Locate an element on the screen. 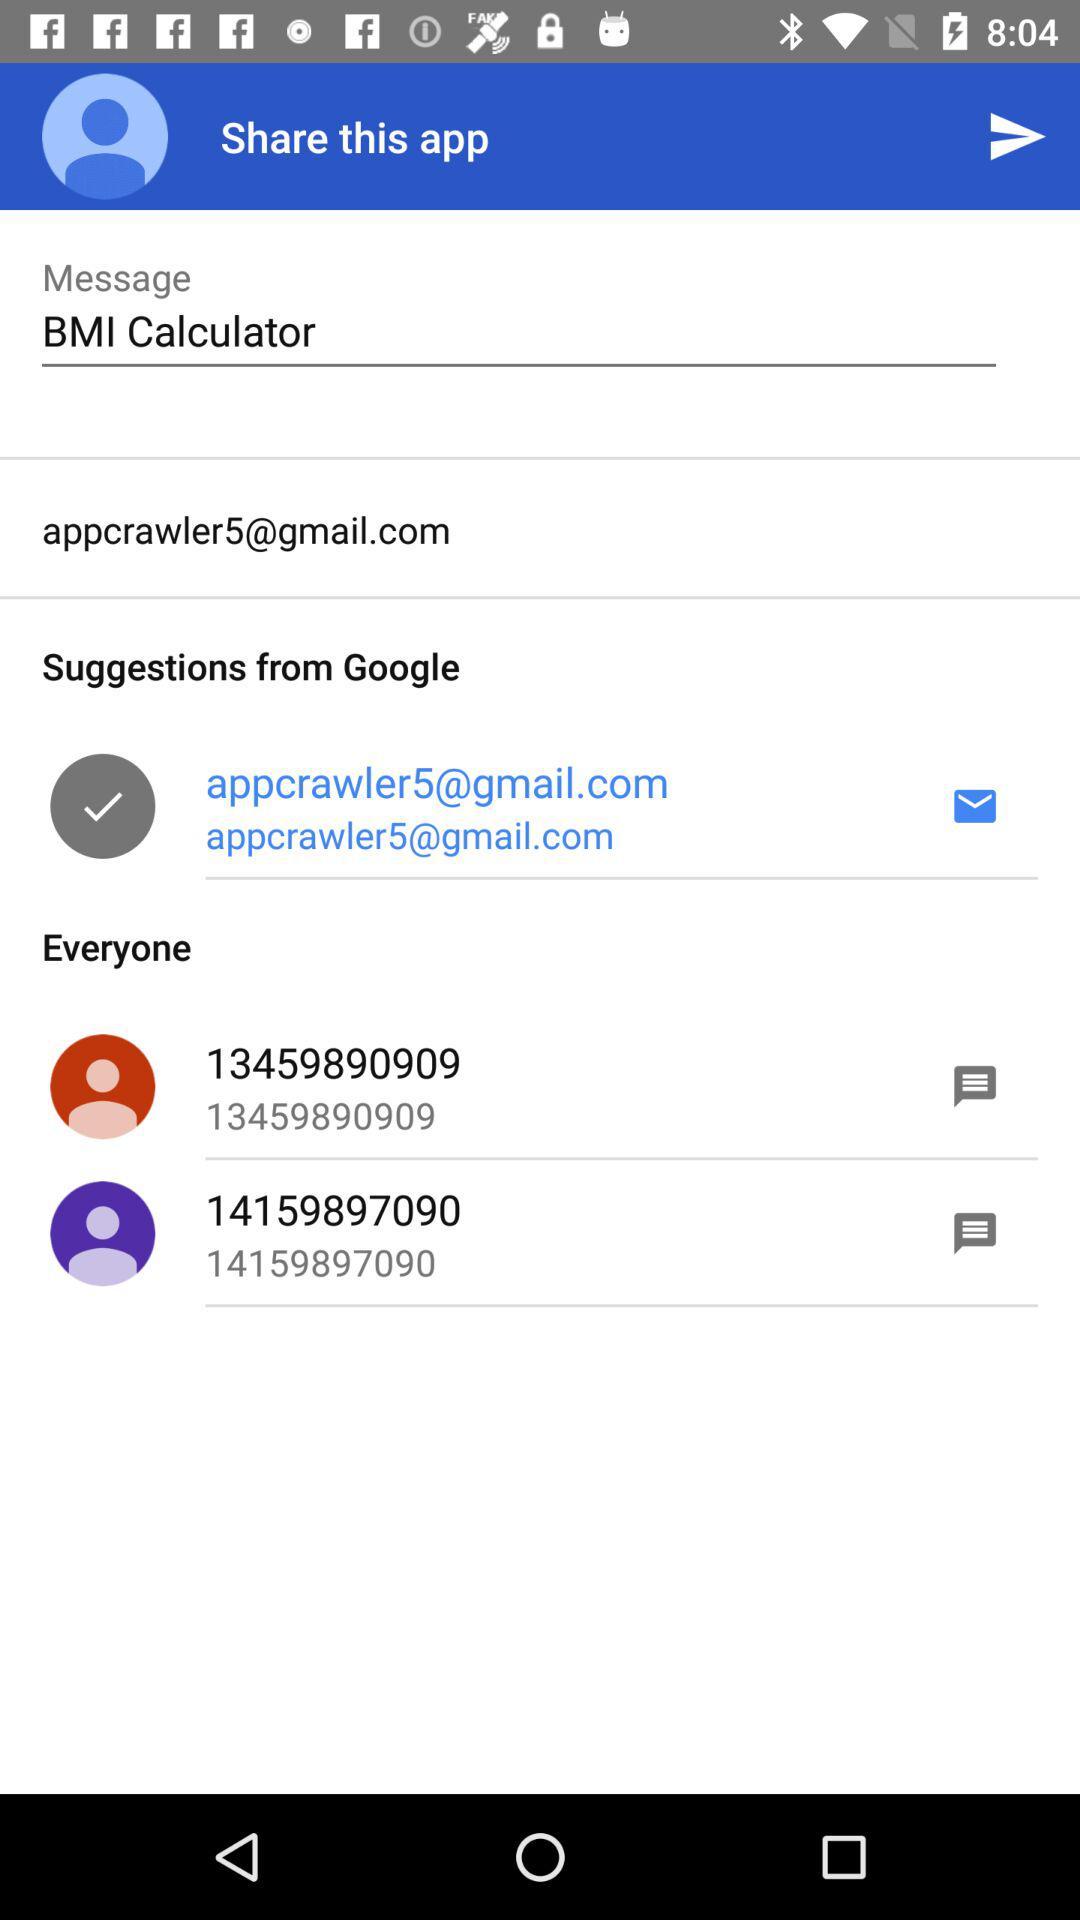 The image size is (1080, 1920). bmi calculator  icon is located at coordinates (518, 330).